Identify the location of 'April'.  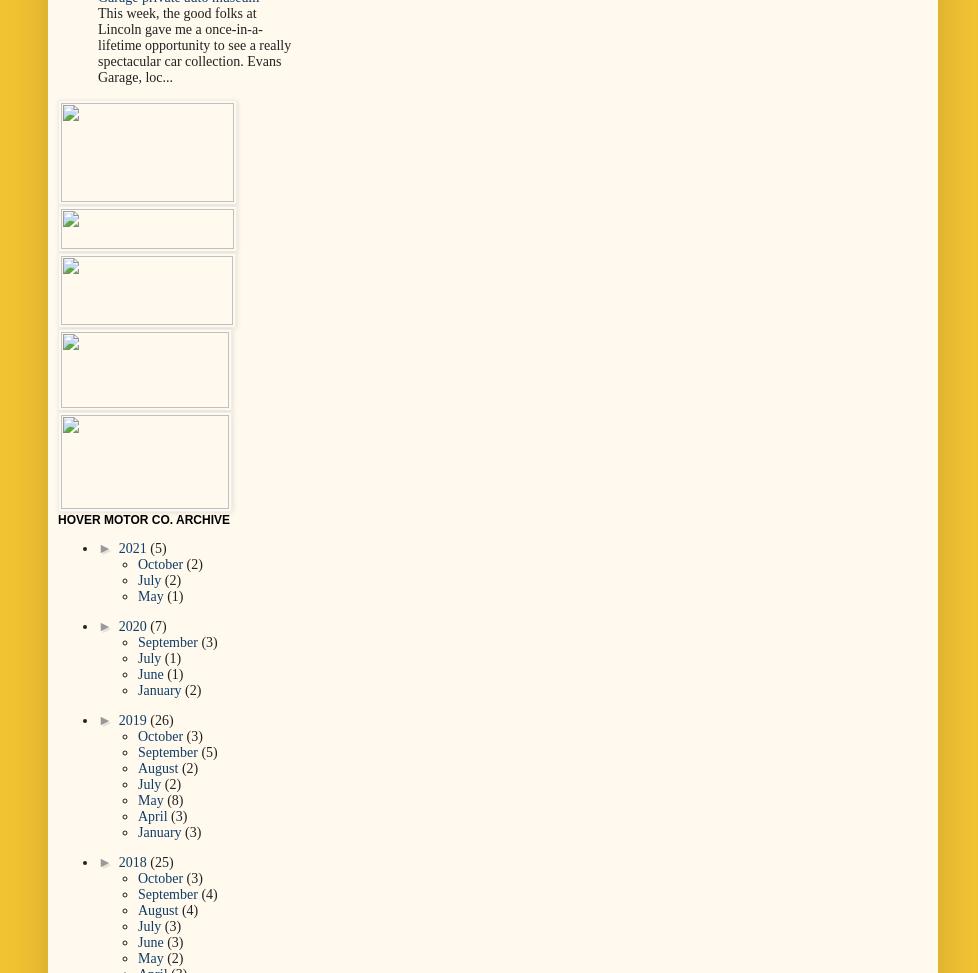
(154, 814).